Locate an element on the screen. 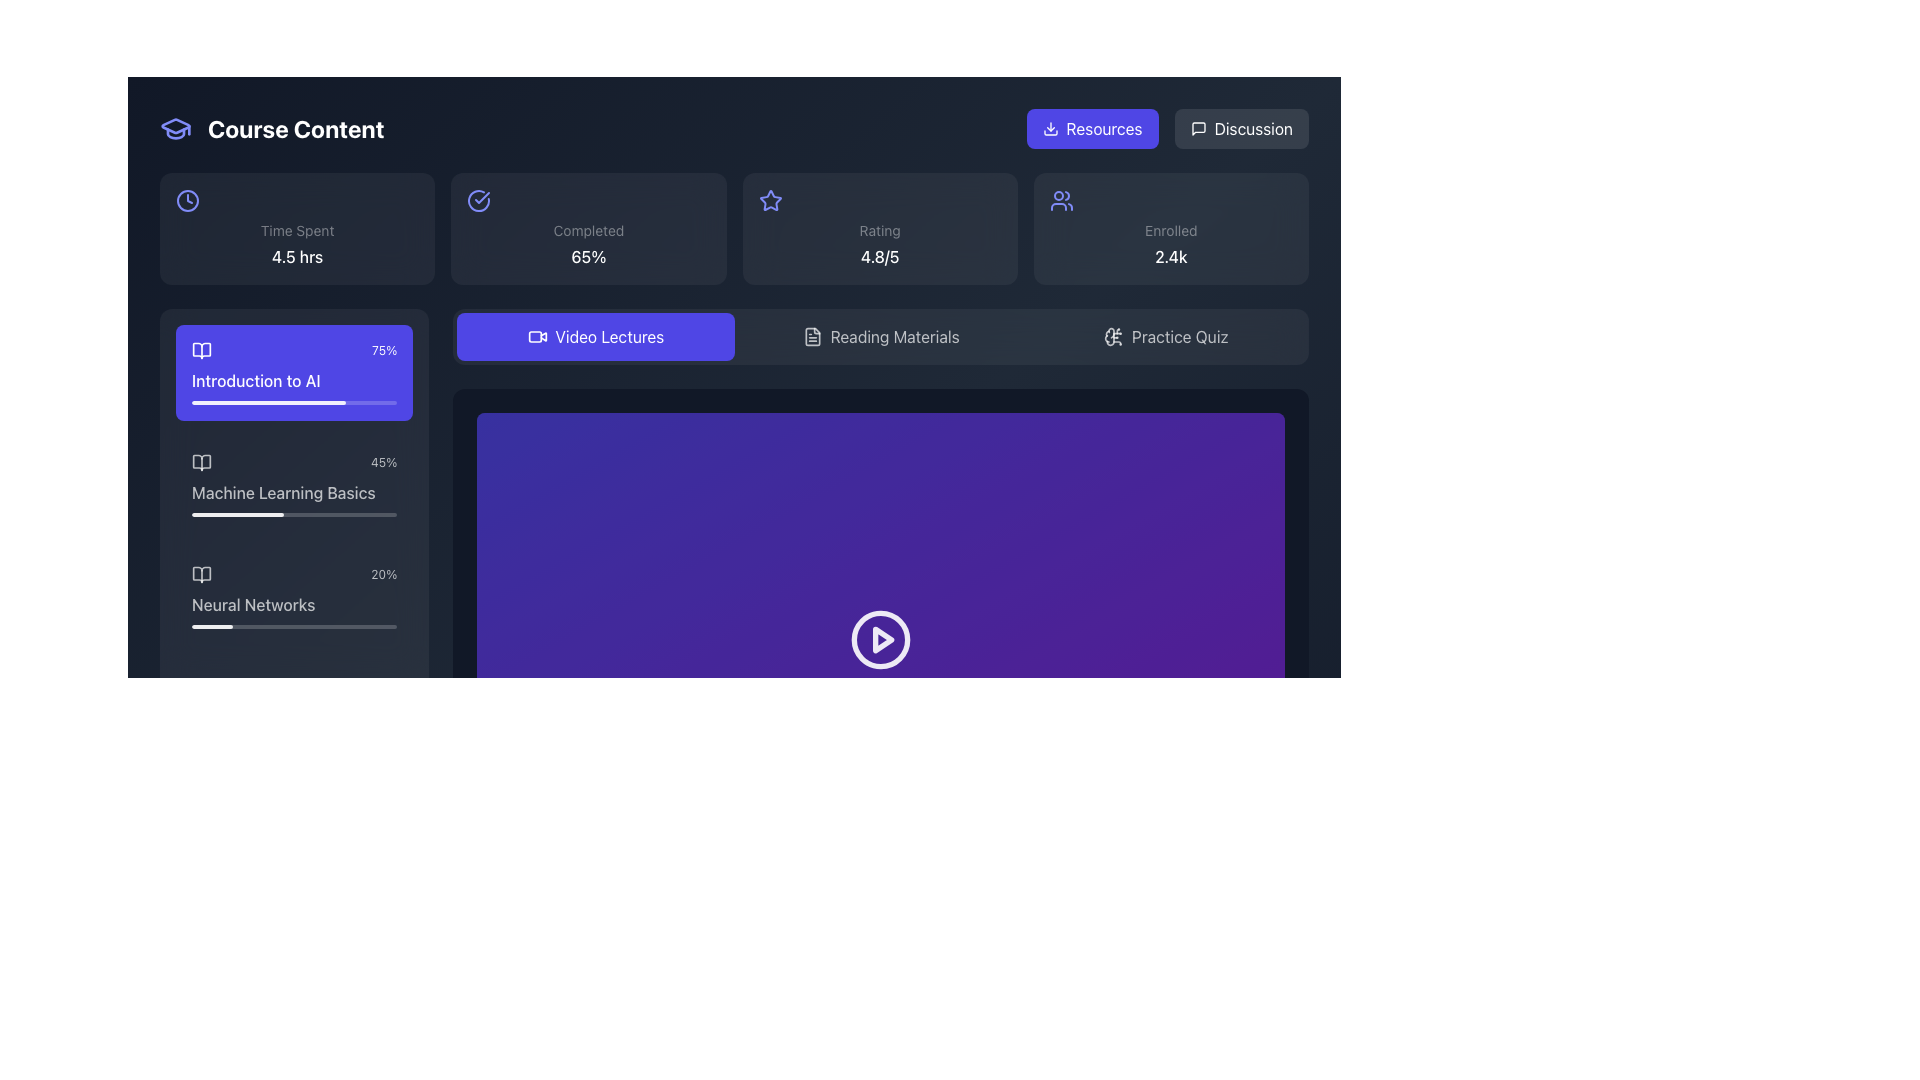  the open book icon within the third list item titled 'Neural Networks' in the vertical course list is located at coordinates (201, 574).